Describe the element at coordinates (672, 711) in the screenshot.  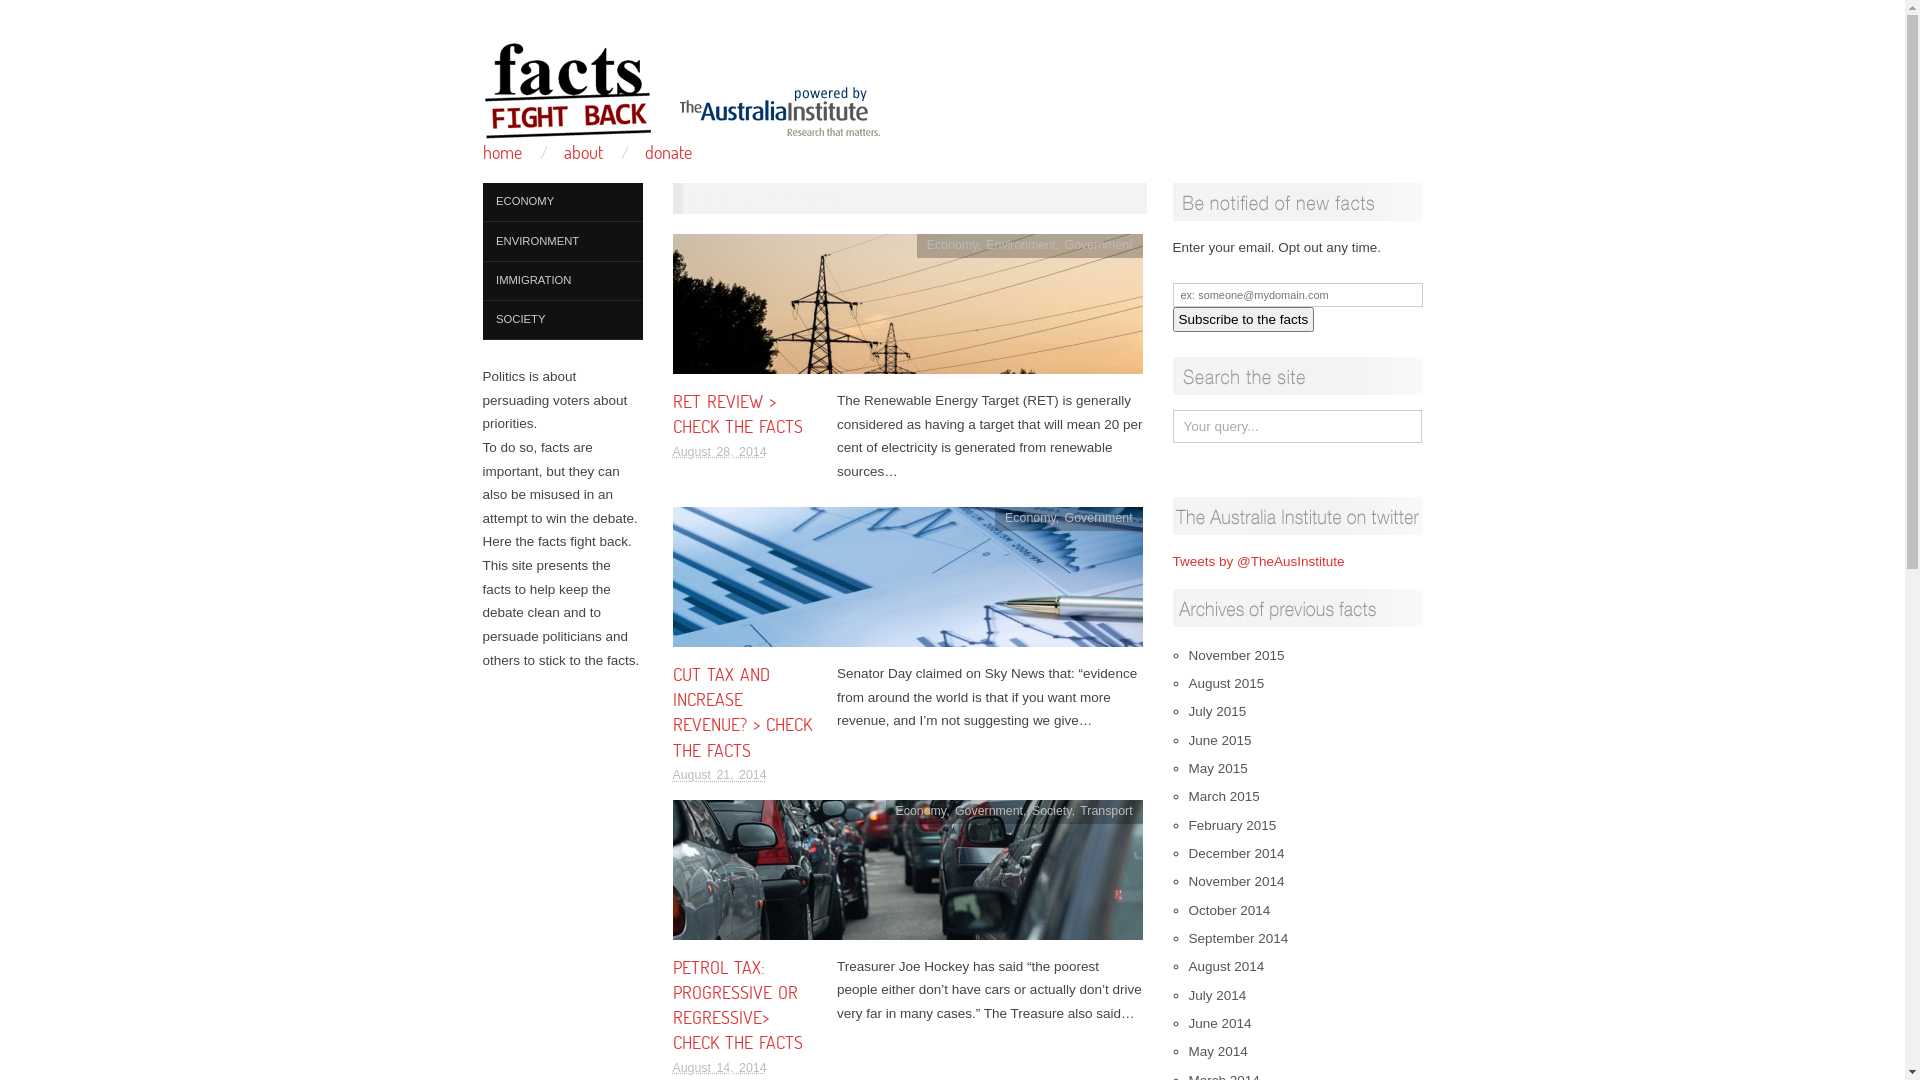
I see `'CUT TAX AND INCREASE REVENUE? > CHECK THE FACTS'` at that location.